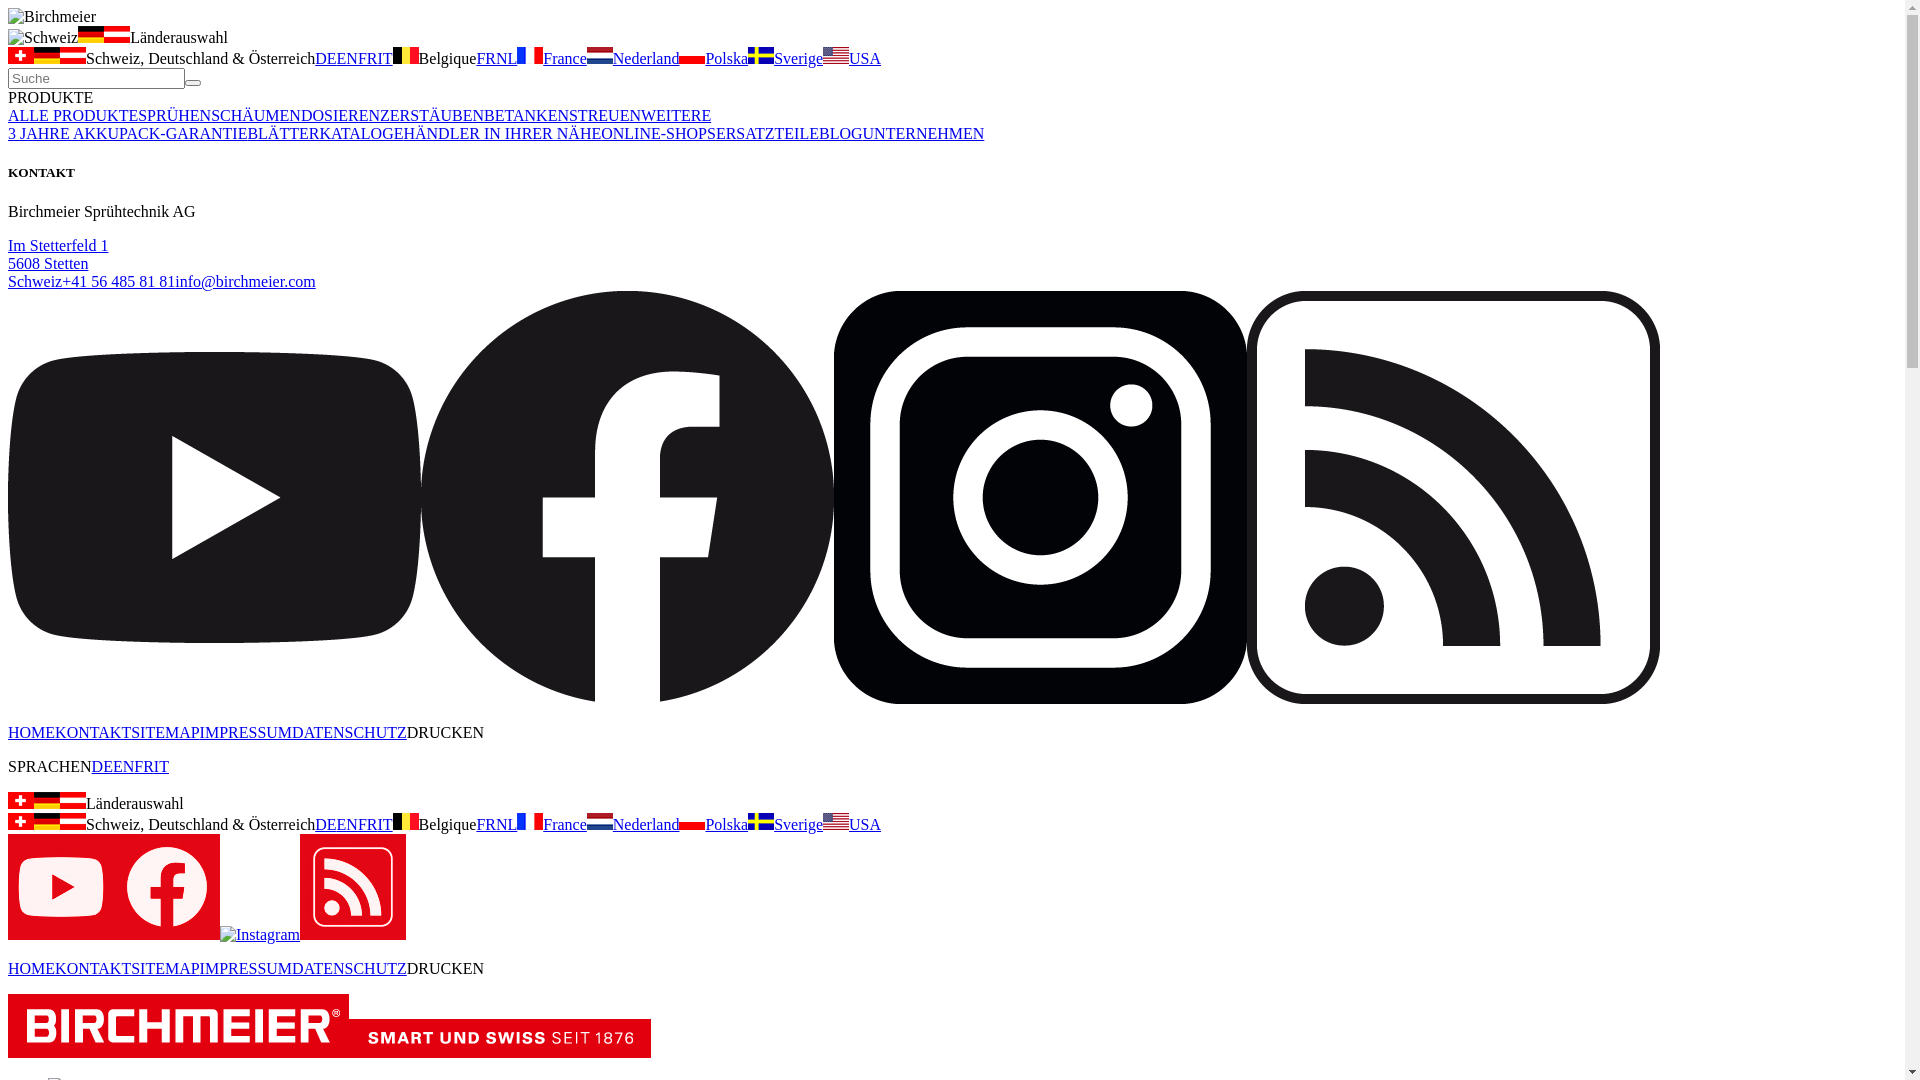 The height and width of the screenshot is (1080, 1920). What do you see at coordinates (72, 115) in the screenshot?
I see `'ALLE PRODUKTE'` at bounding box center [72, 115].